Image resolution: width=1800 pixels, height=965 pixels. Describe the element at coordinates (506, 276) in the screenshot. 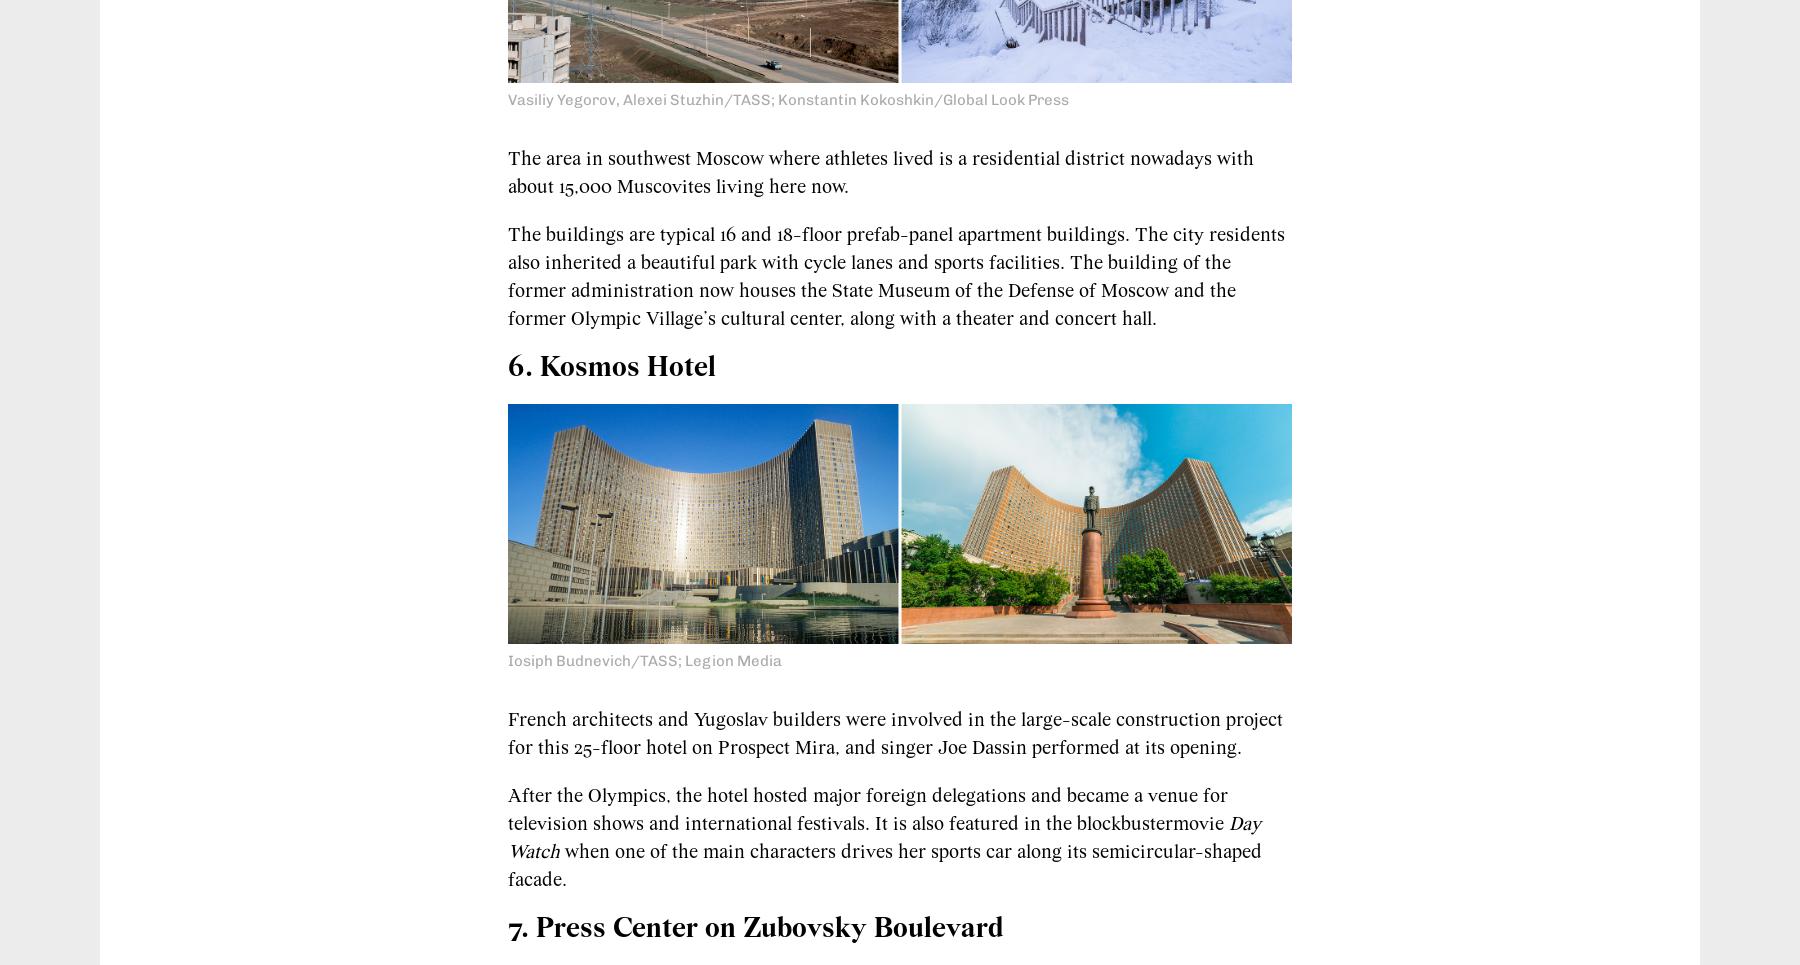

I see `'The buildings are typical 16 and 18-floor prefab-panel apartment buildings. The city residents also inherited a beautiful park with cycle lanes and sports facilities. The building of the former administration now houses the State Museum of the Defense of Moscow and the former Olympic Village’s cultural center, along with a theater and concert hall.'` at that location.